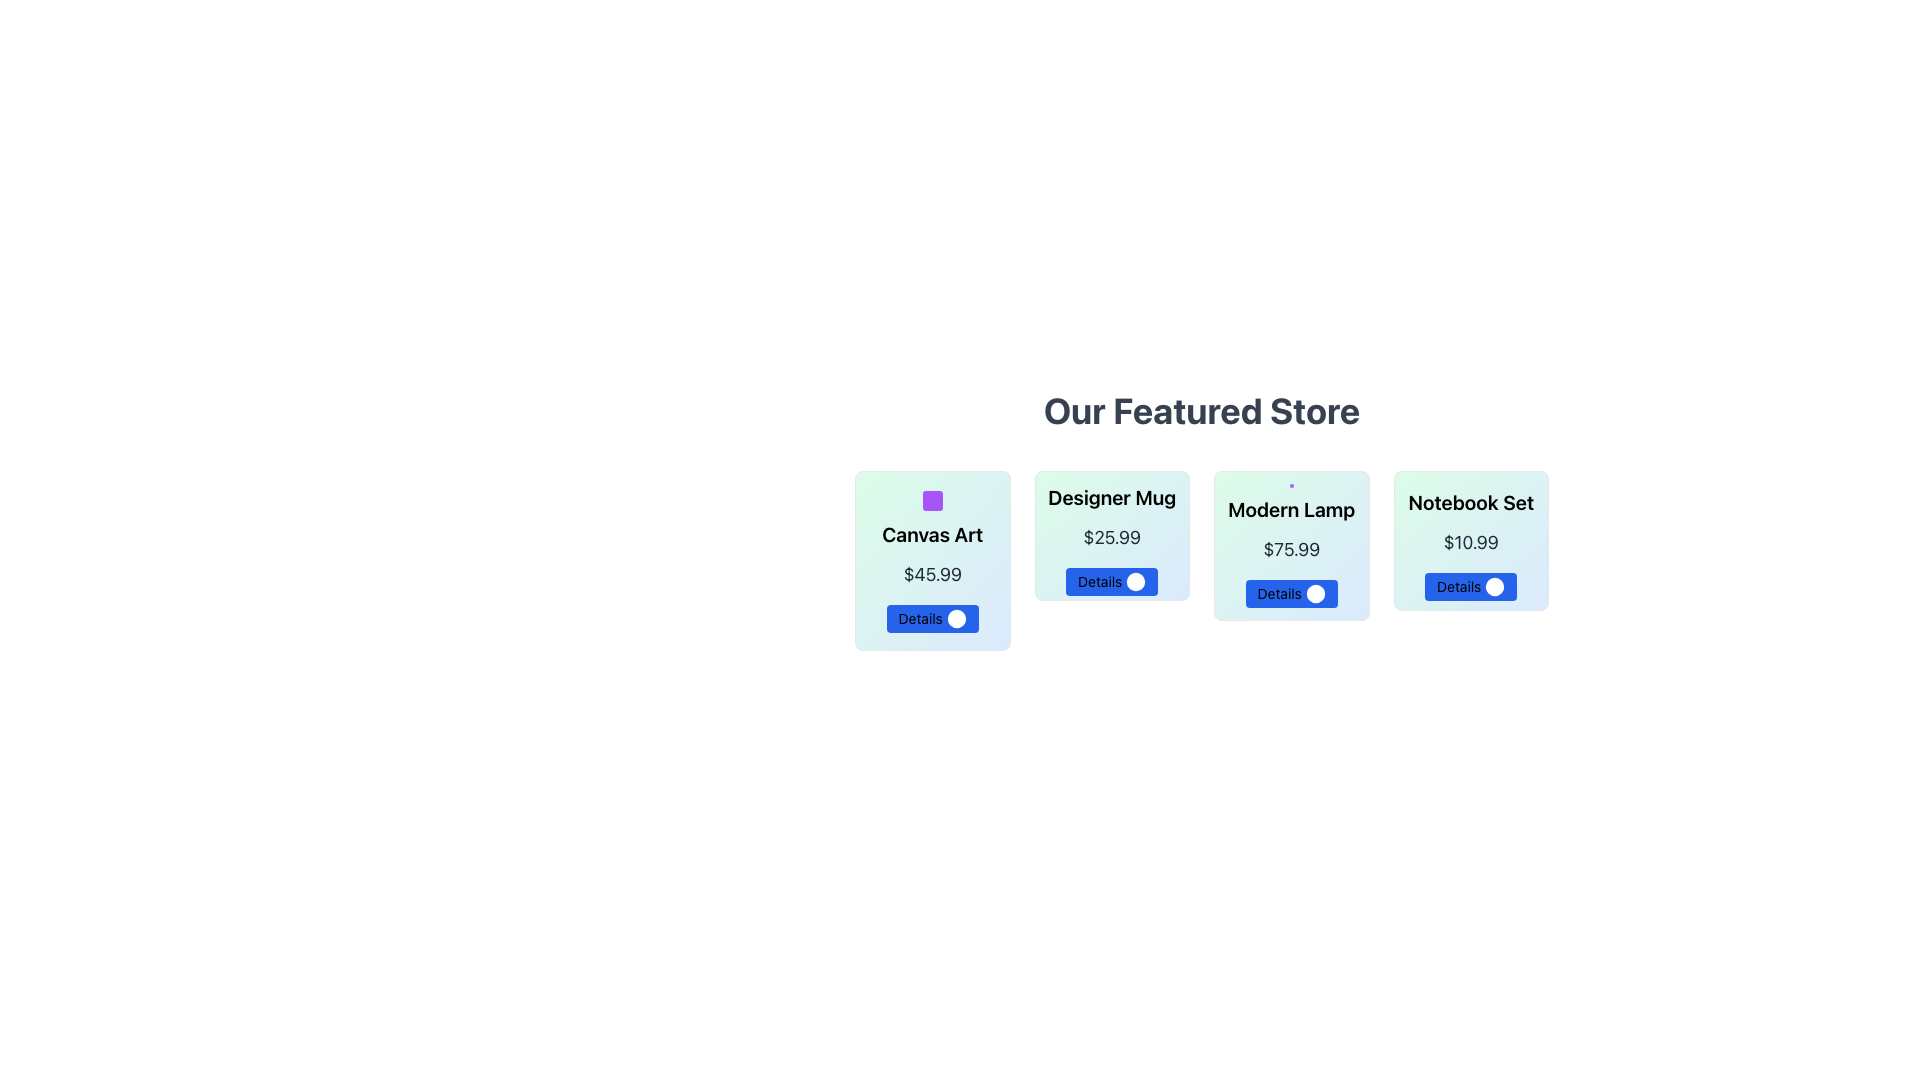 The image size is (1920, 1080). I want to click on the 'Details' button, which is a rectangular button with black text on a vivid blue background, located below the price in the 'Designer Mug' card, so click(1111, 582).